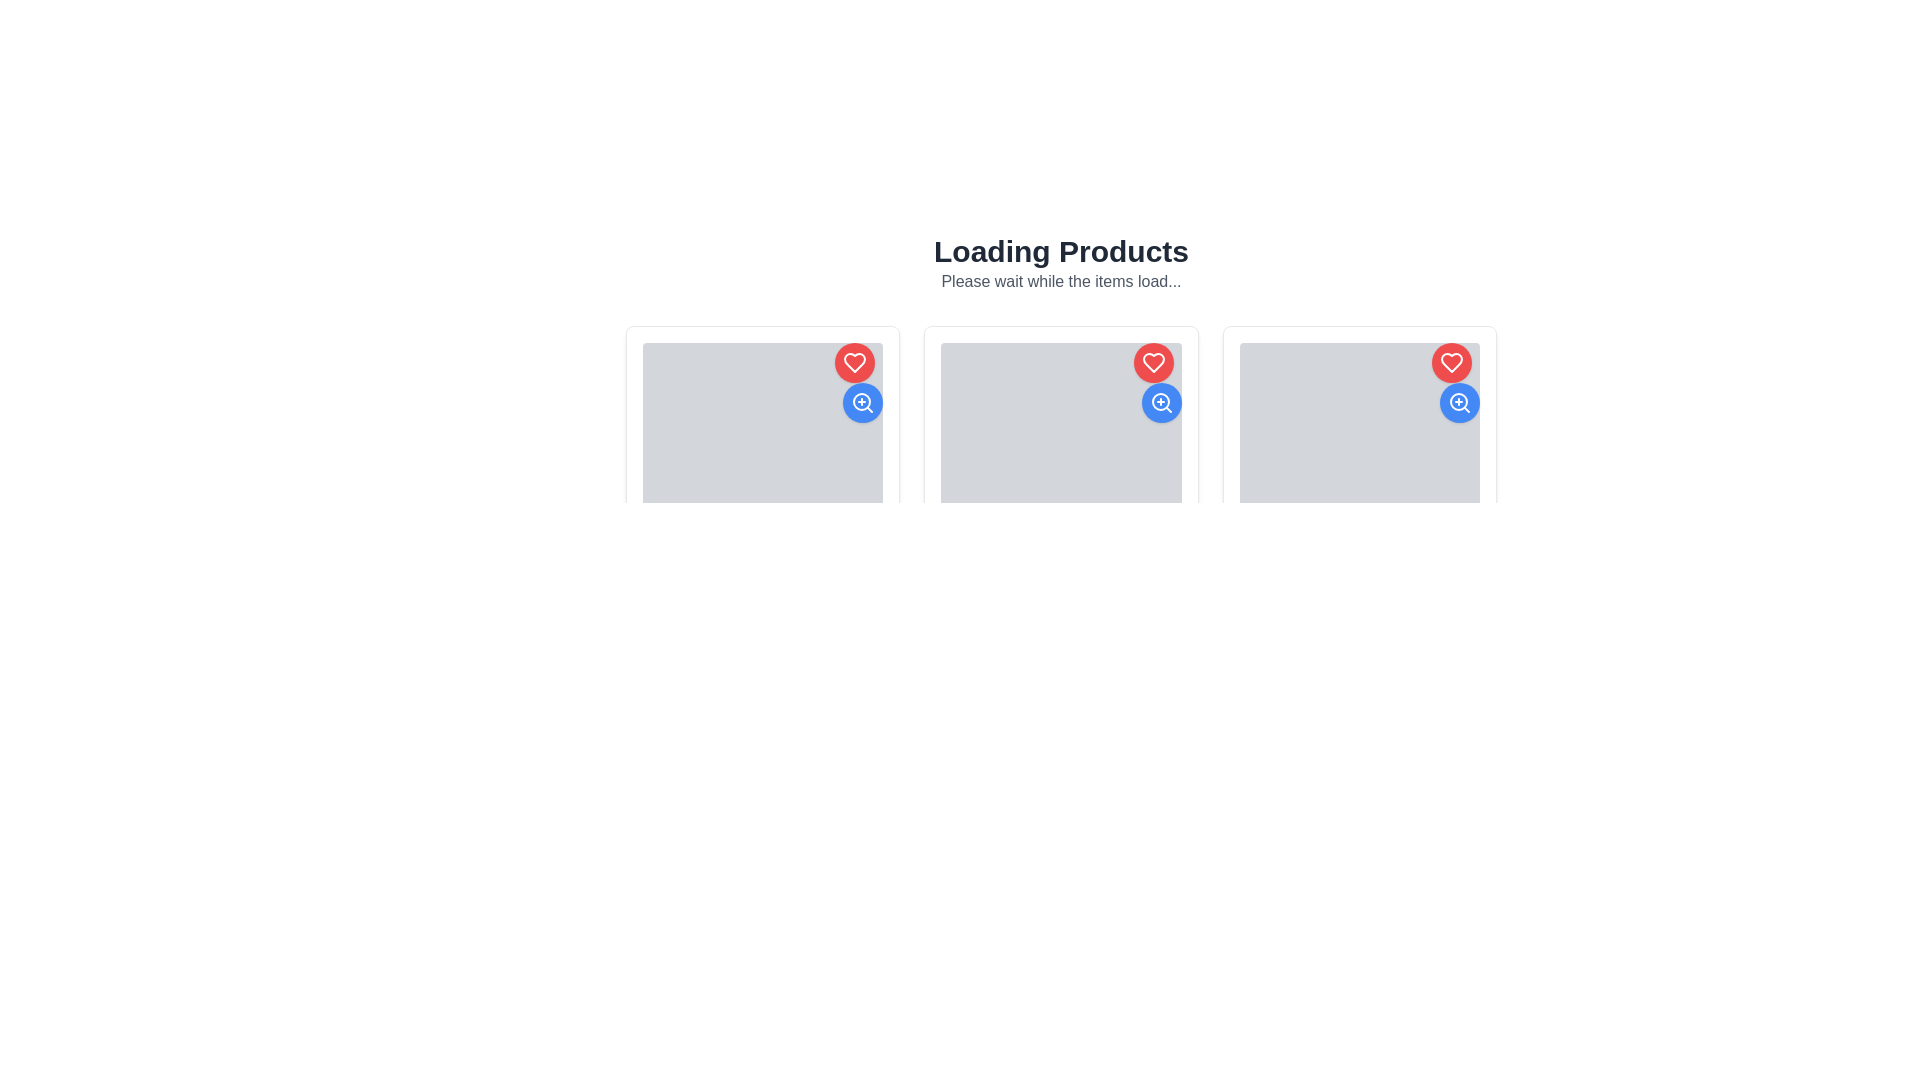 Image resolution: width=1920 pixels, height=1080 pixels. Describe the element at coordinates (863, 402) in the screenshot. I see `the circular blue button with a white magnifying glass icon in the bottom-right corner of the second card` at that location.